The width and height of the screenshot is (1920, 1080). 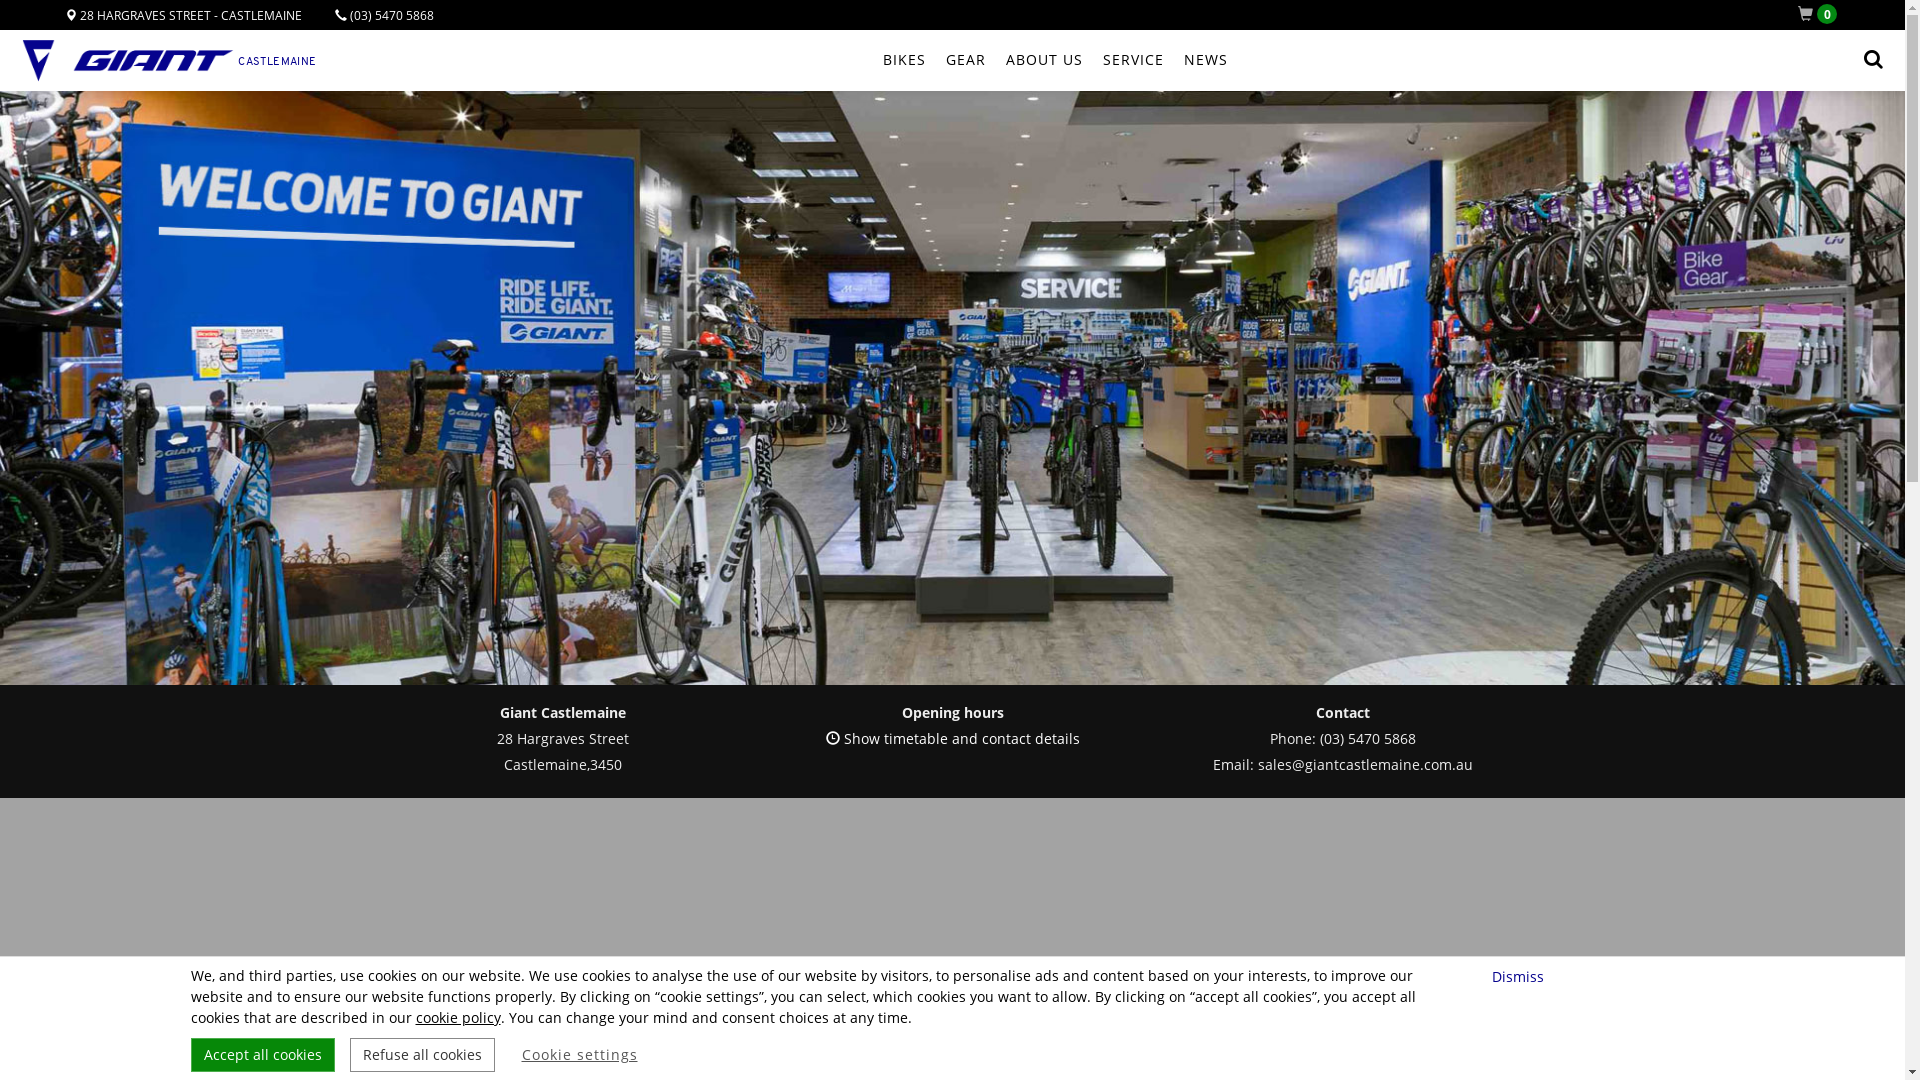 I want to click on 'Accept all cookies', so click(x=261, y=1054).